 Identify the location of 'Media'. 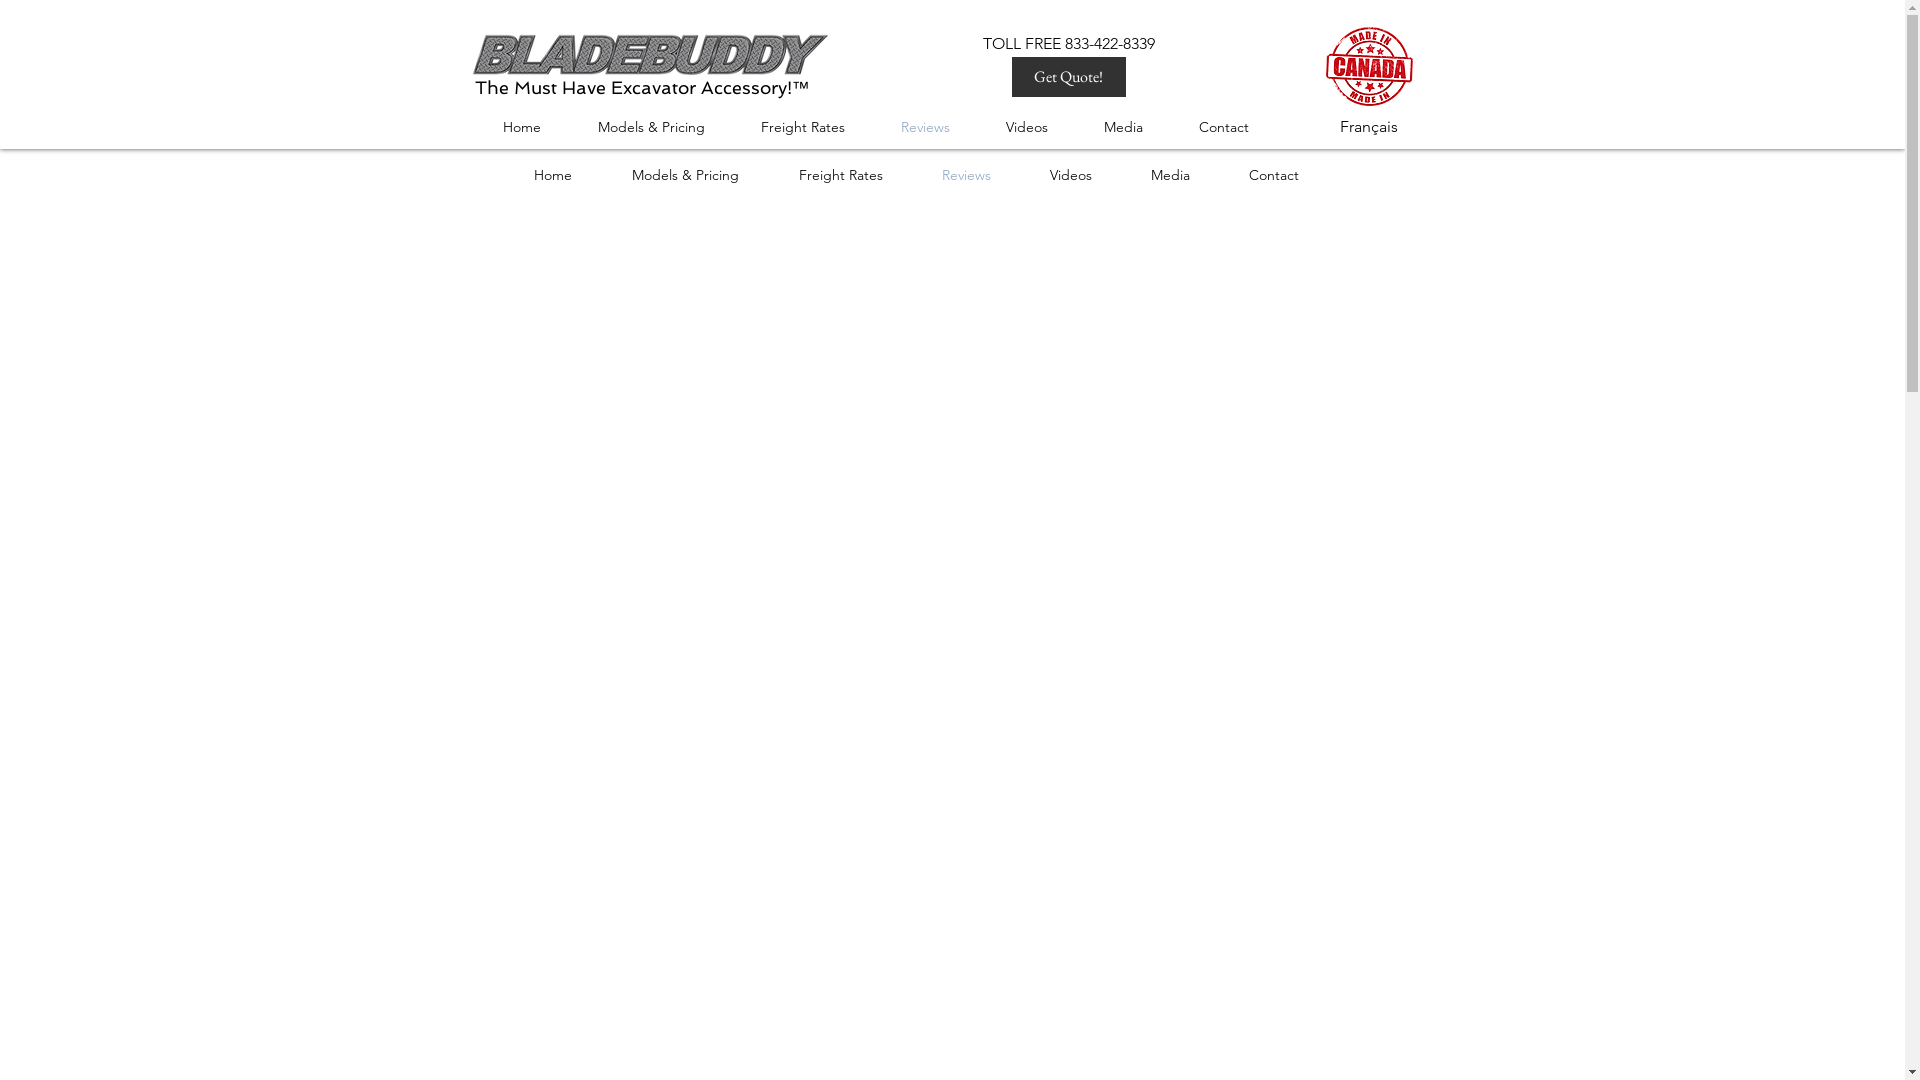
(1185, 173).